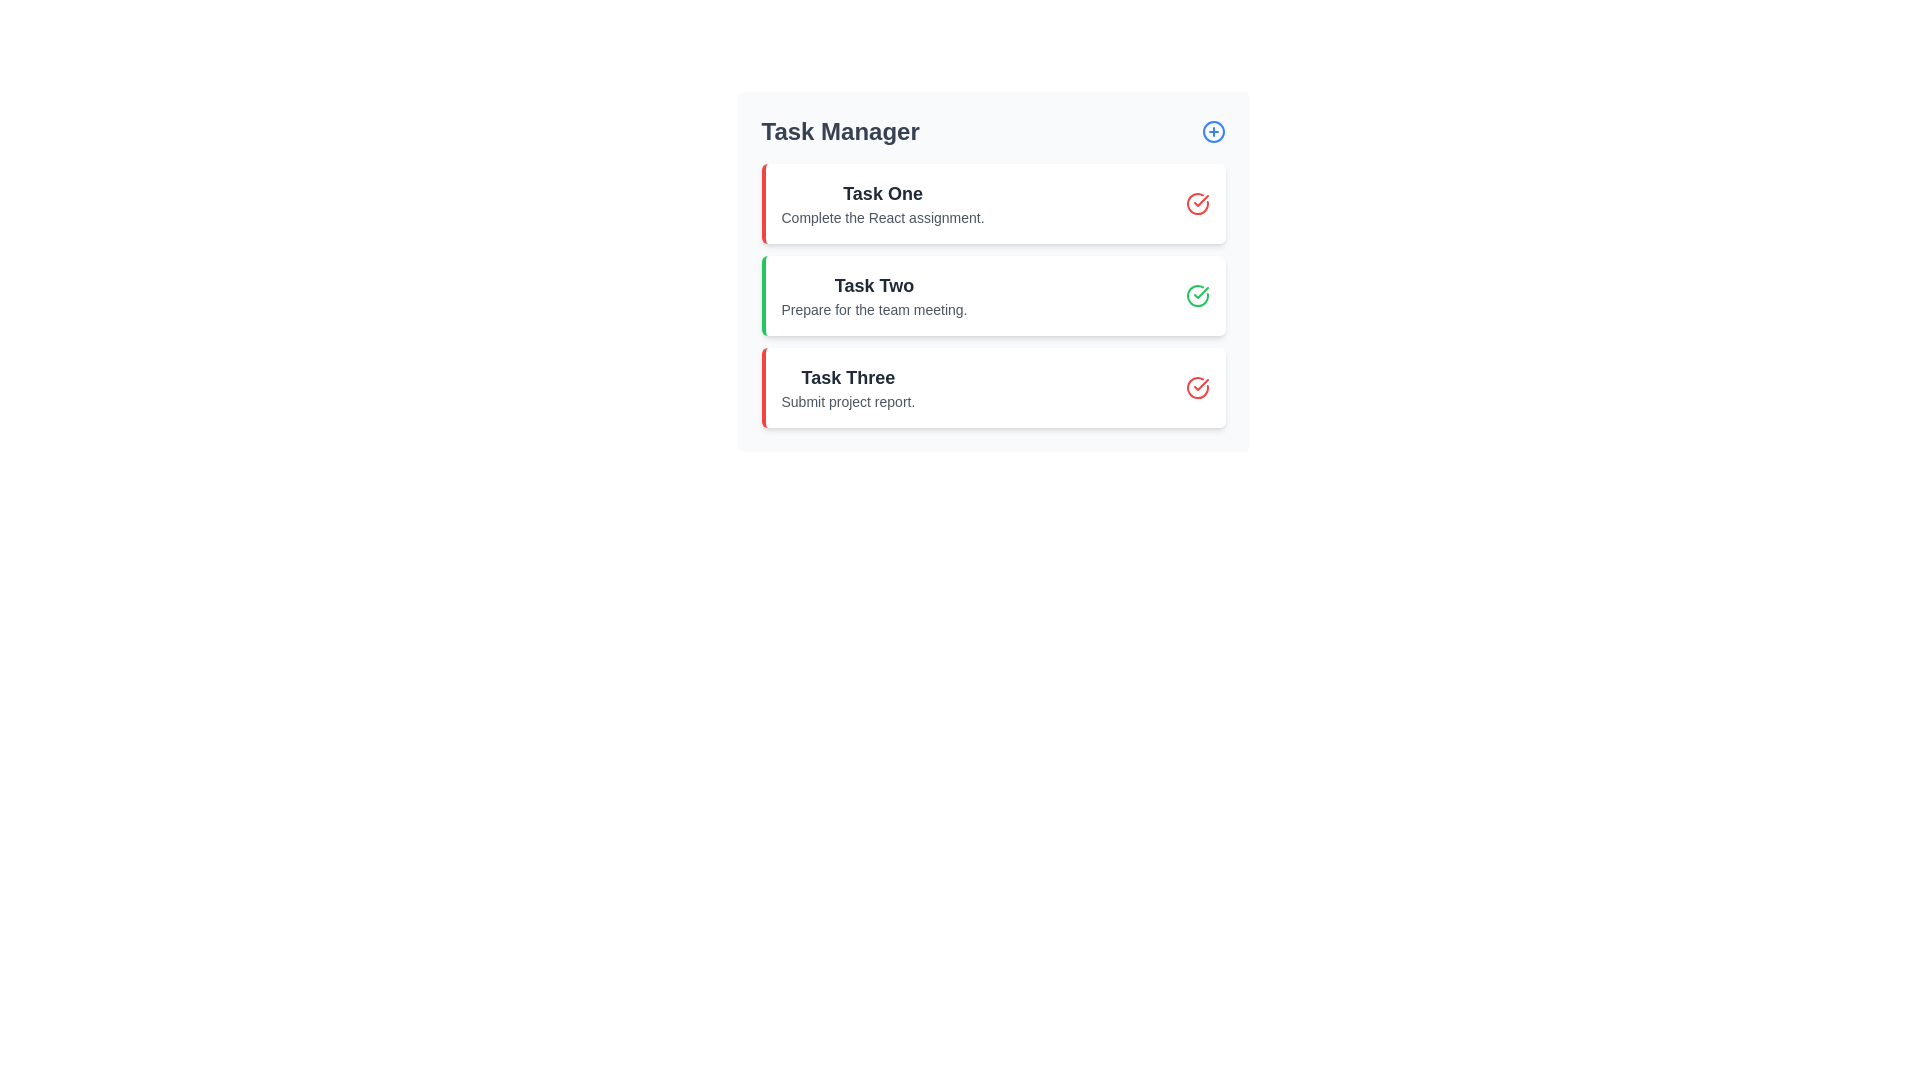 This screenshot has width=1920, height=1080. I want to click on the circular button with a blue border and a cross in the center located in the top-right corner of the 'Task Manager' panel header, so click(1212, 131).